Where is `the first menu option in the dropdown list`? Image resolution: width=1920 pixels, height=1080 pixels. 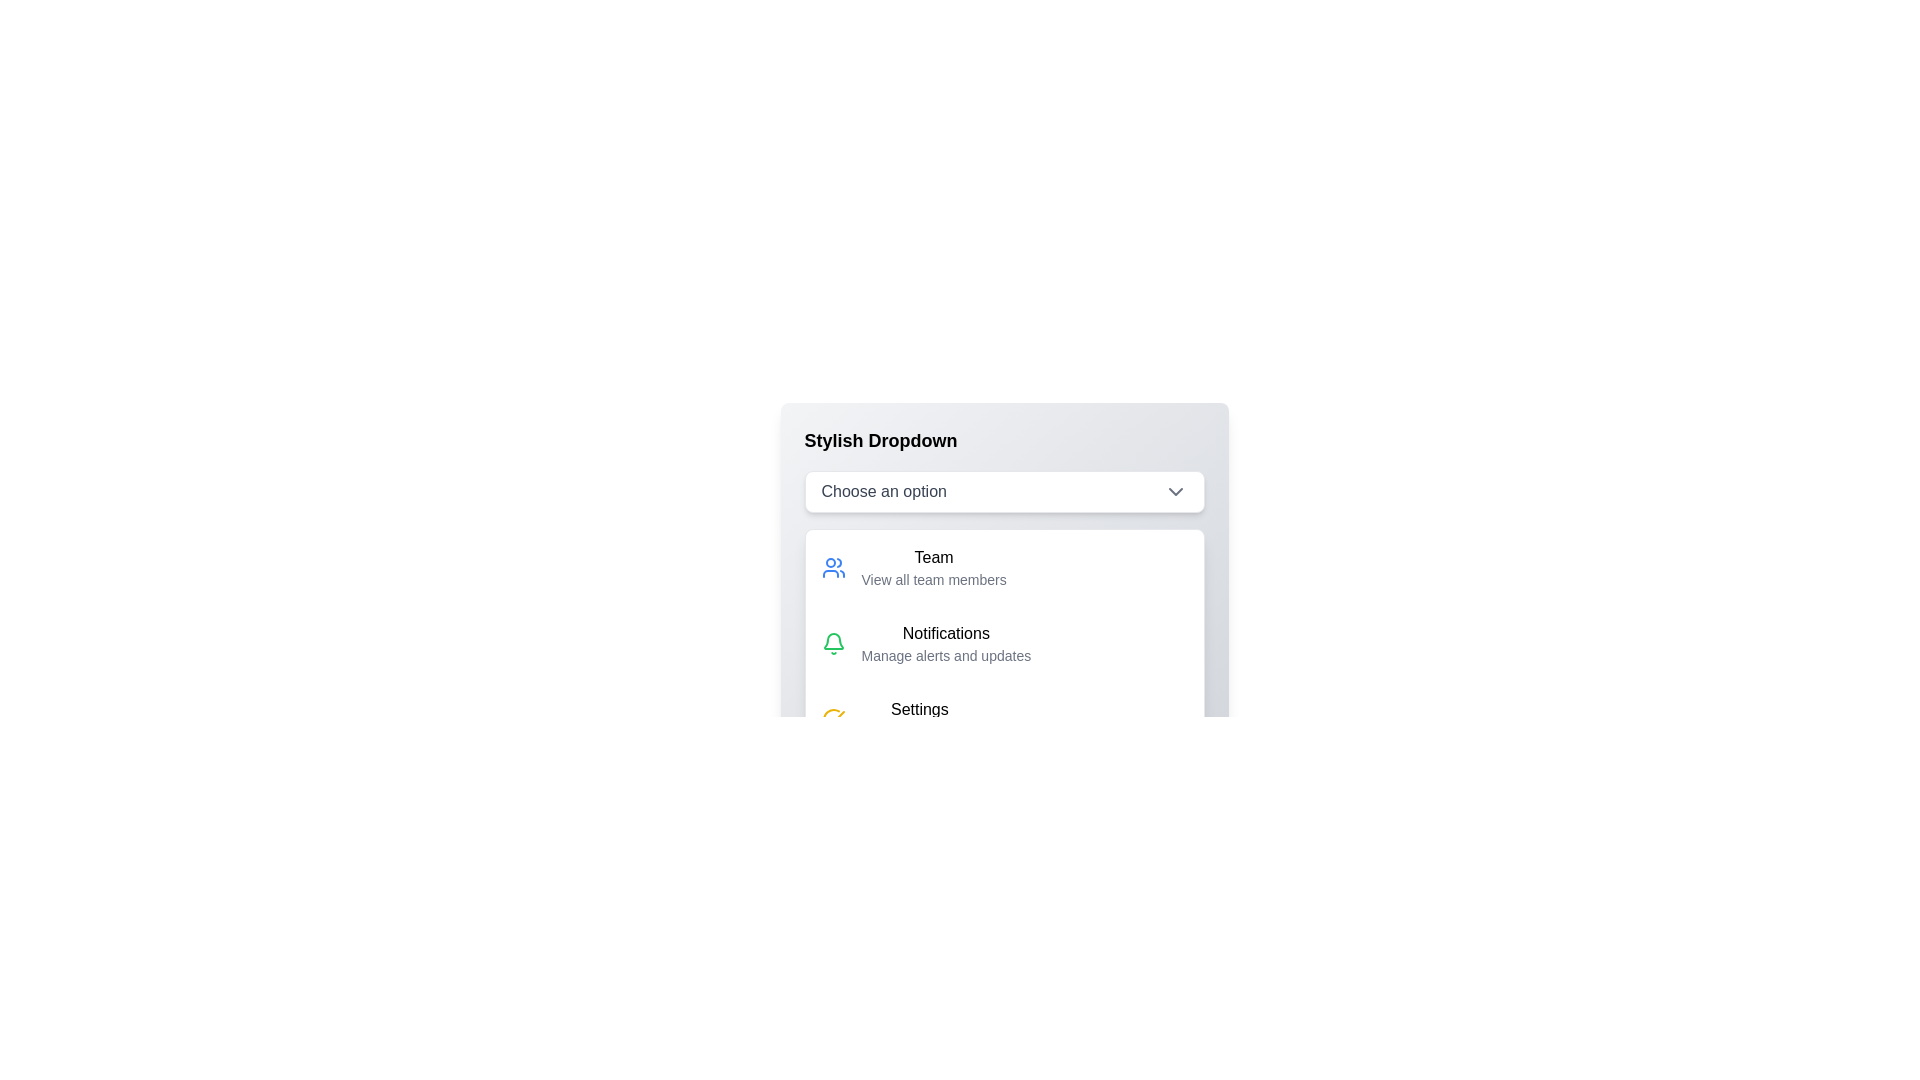 the first menu option in the dropdown list is located at coordinates (1004, 567).